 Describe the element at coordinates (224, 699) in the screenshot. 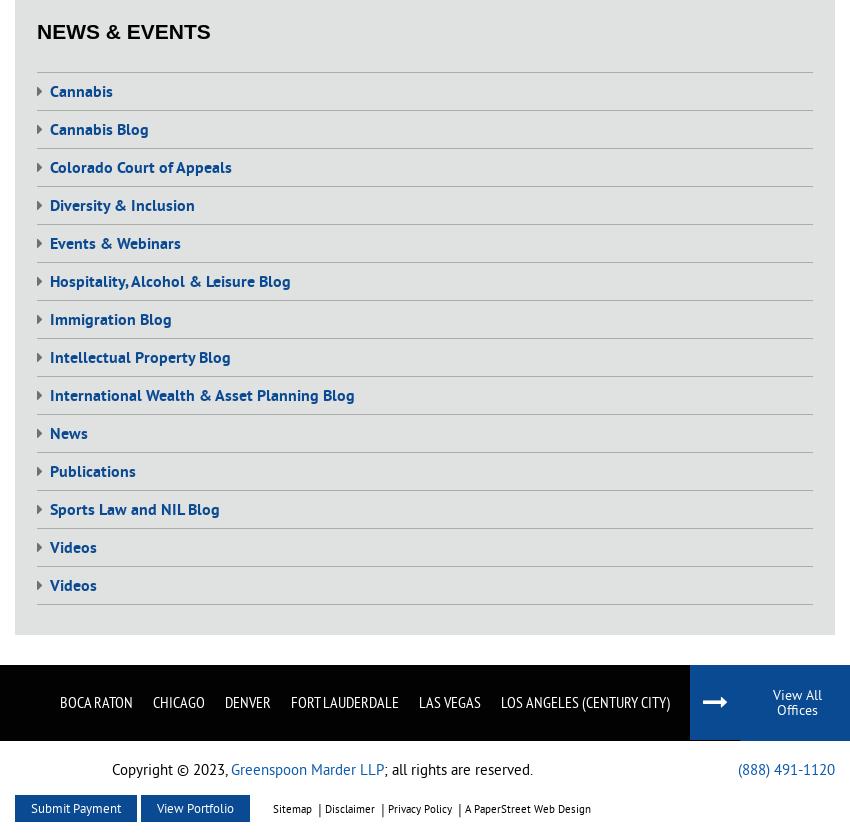

I see `'Denver'` at that location.